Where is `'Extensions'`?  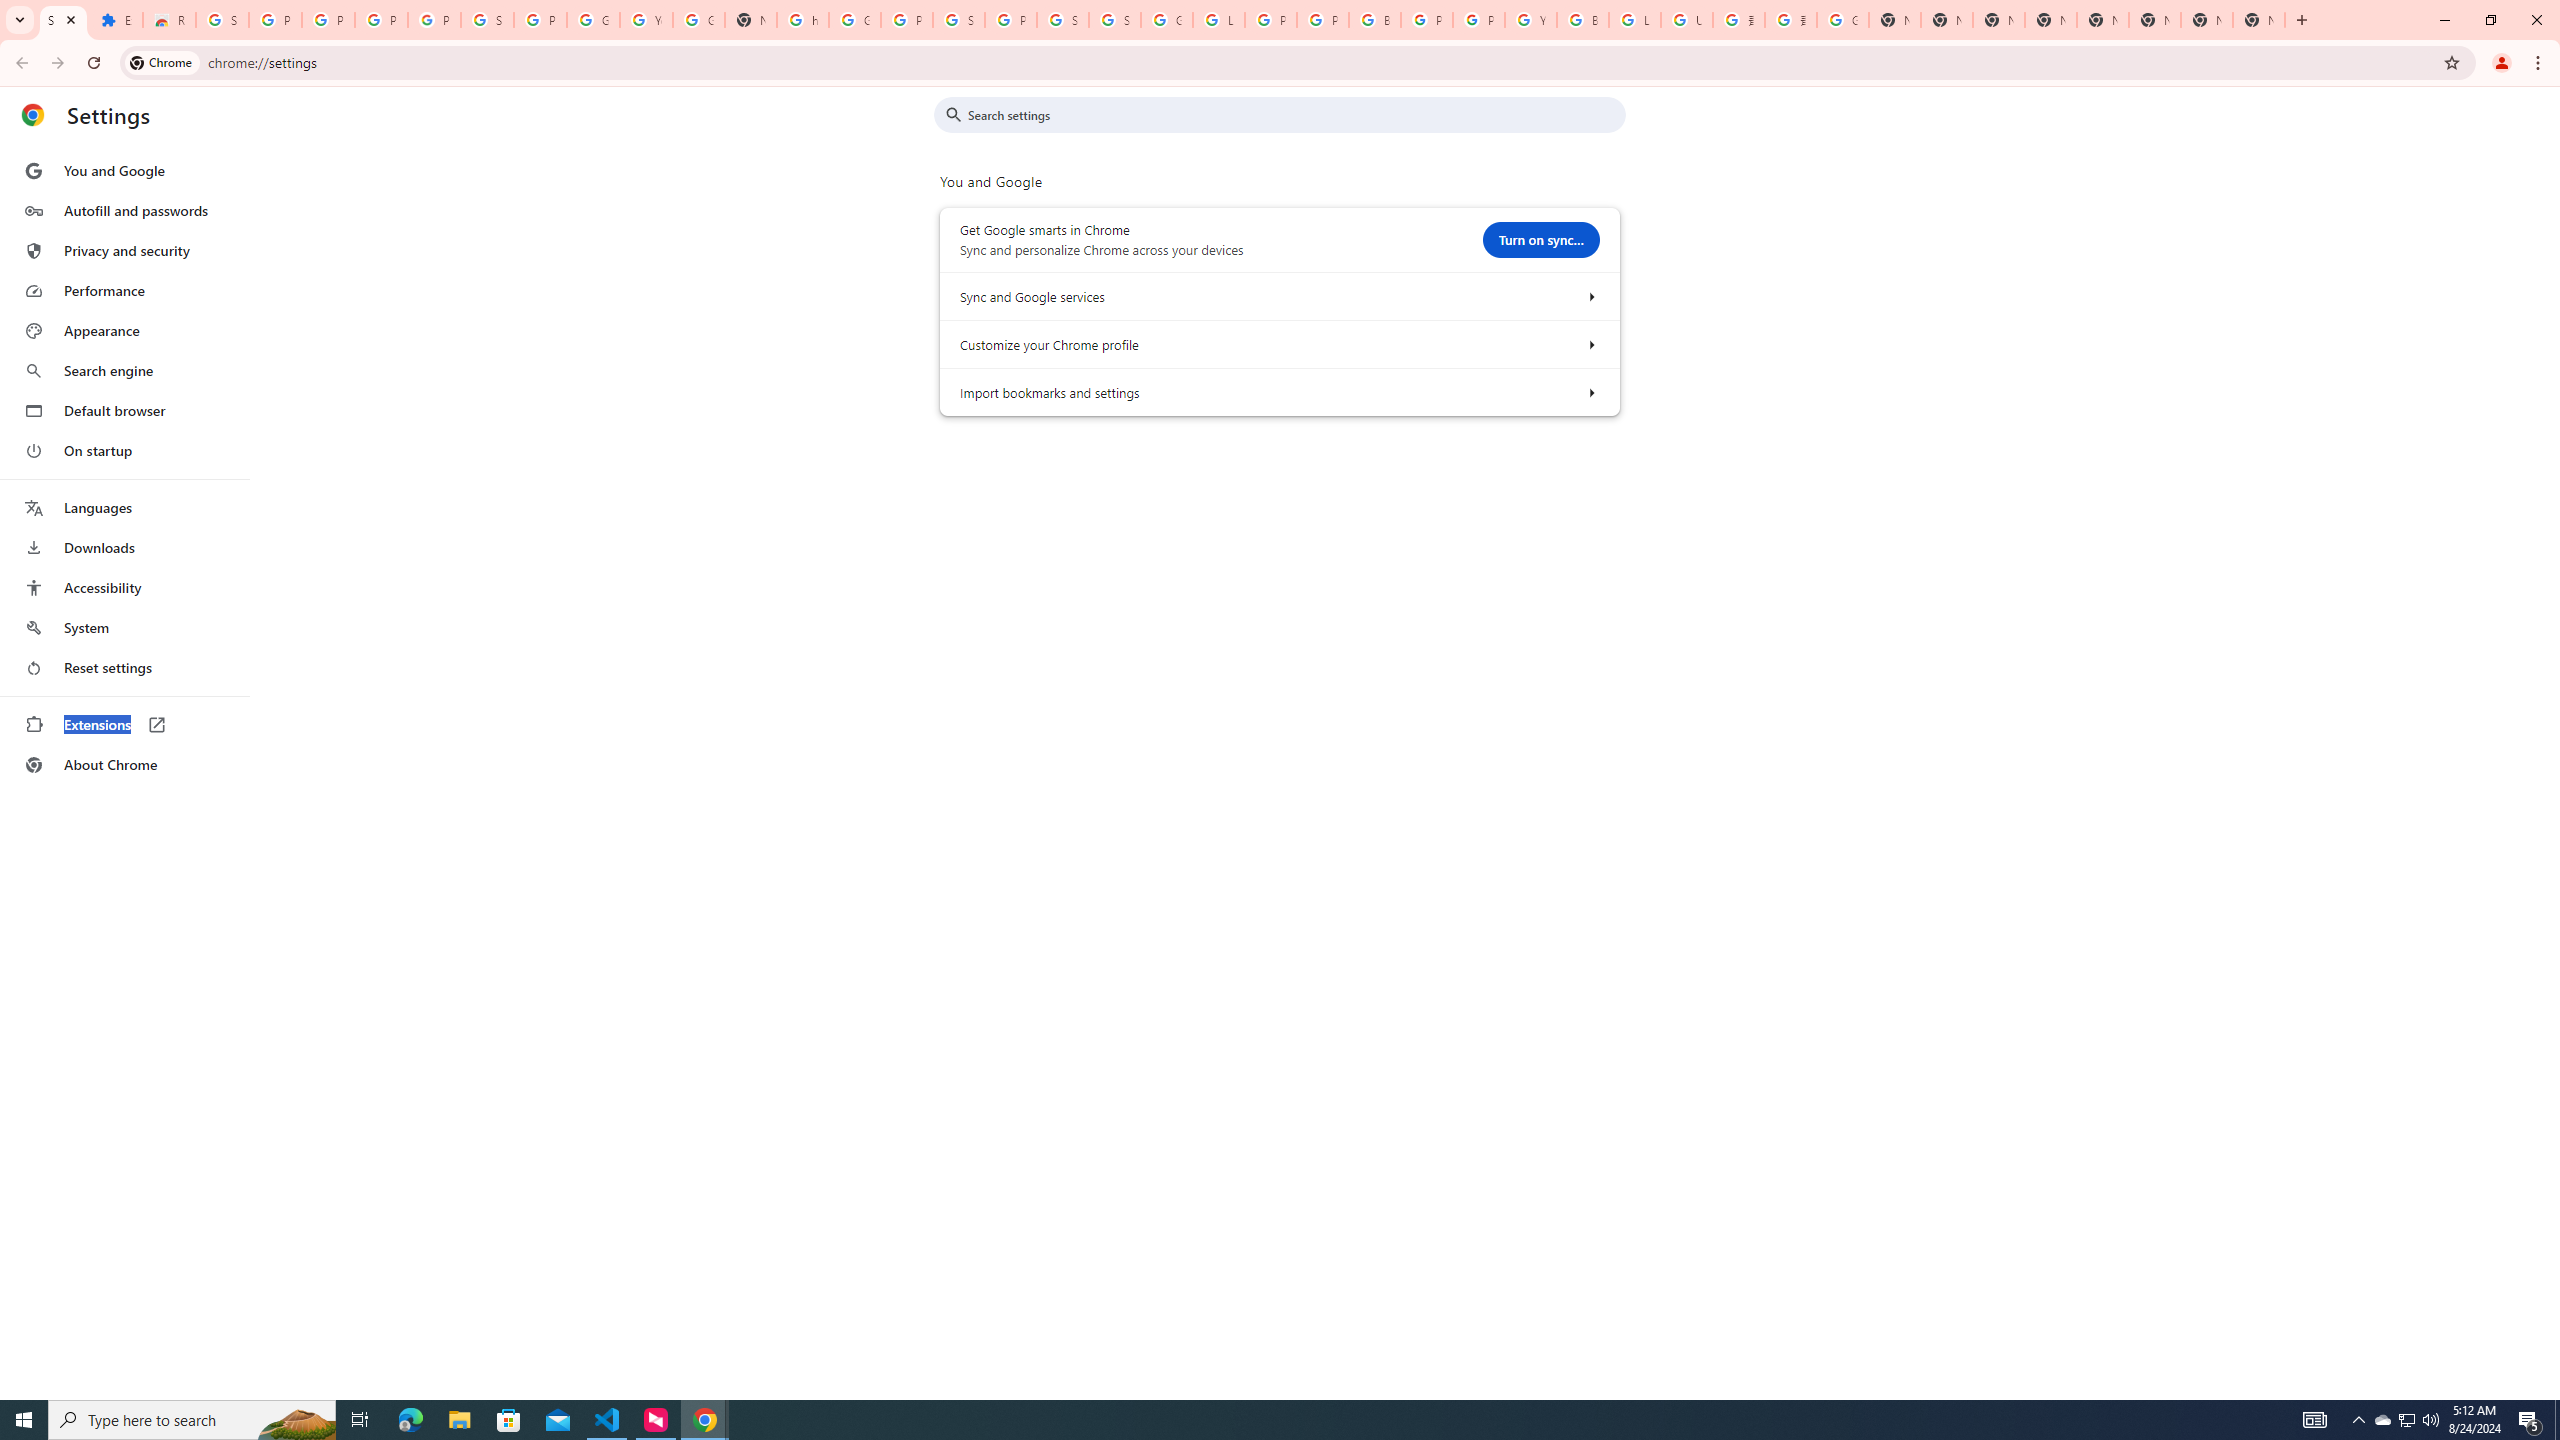 'Extensions' is located at coordinates (123, 724).